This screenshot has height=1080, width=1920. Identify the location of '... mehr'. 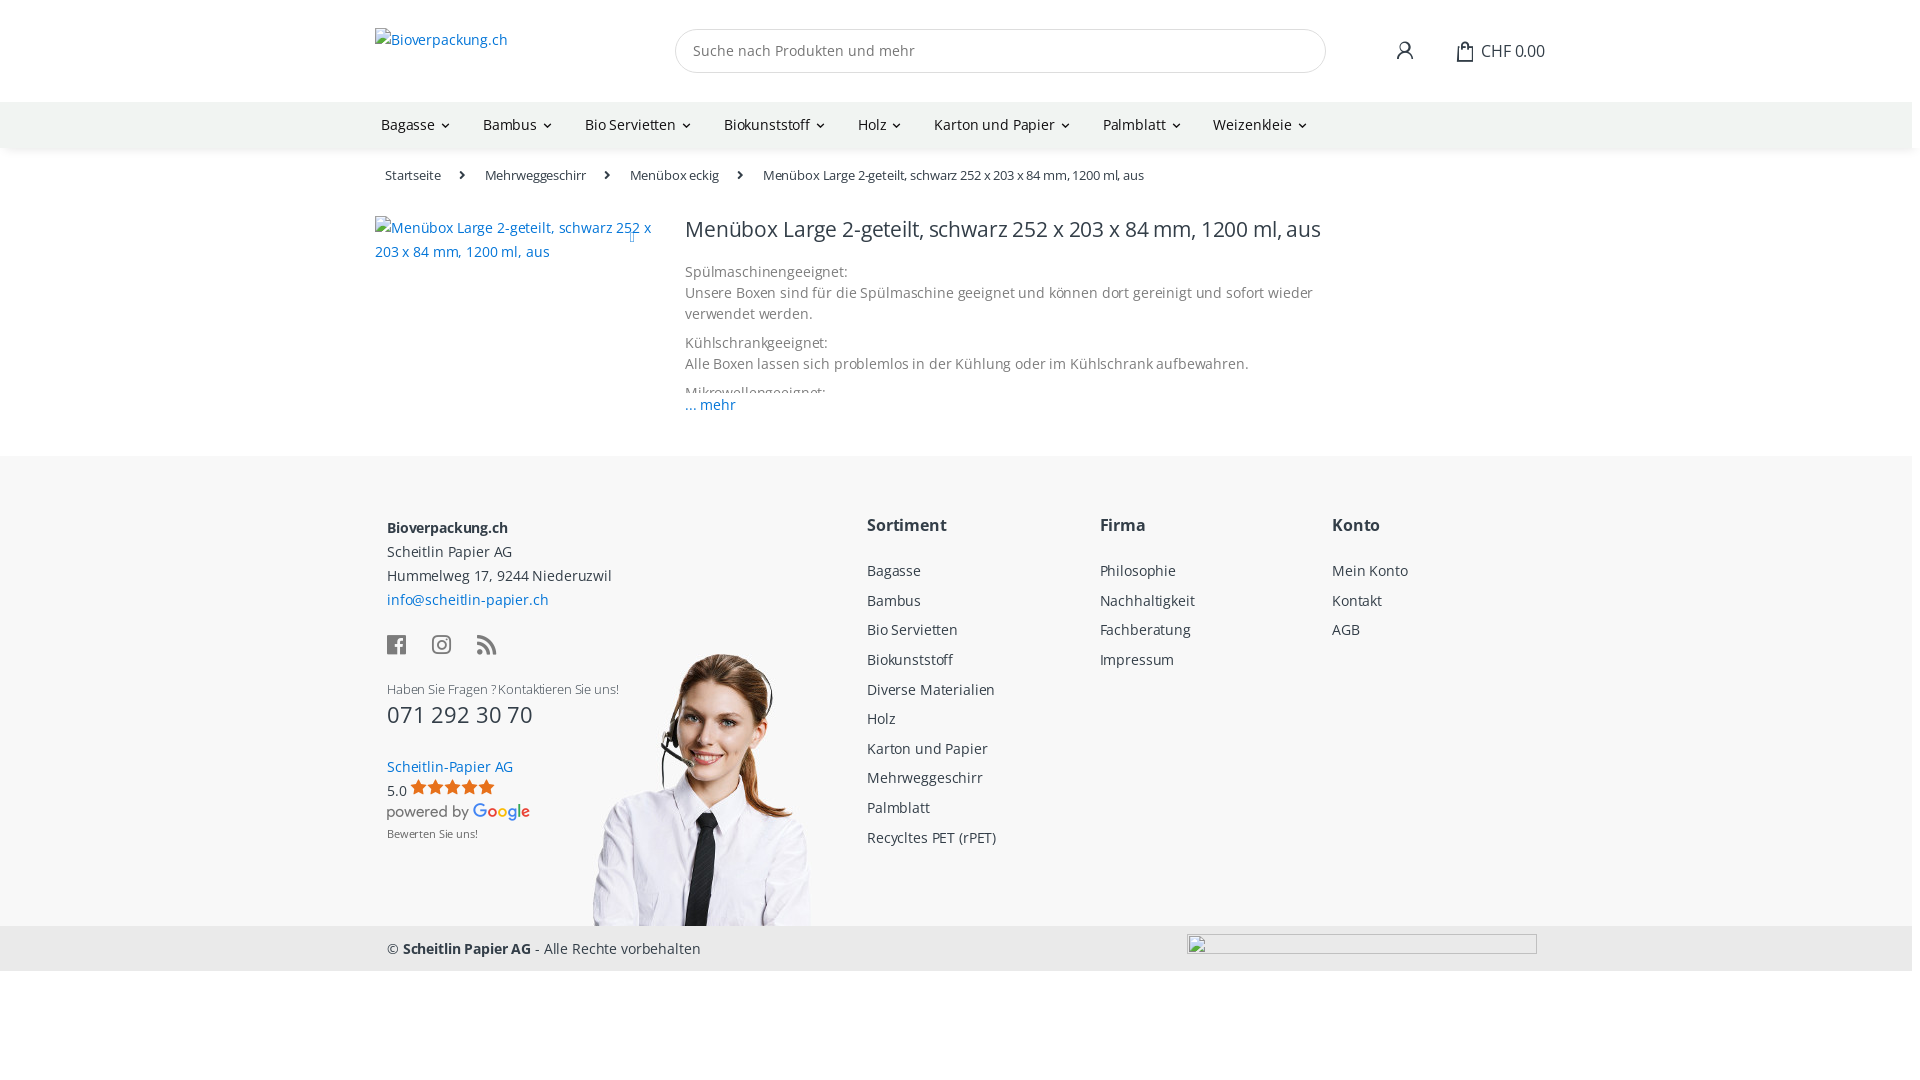
(710, 413).